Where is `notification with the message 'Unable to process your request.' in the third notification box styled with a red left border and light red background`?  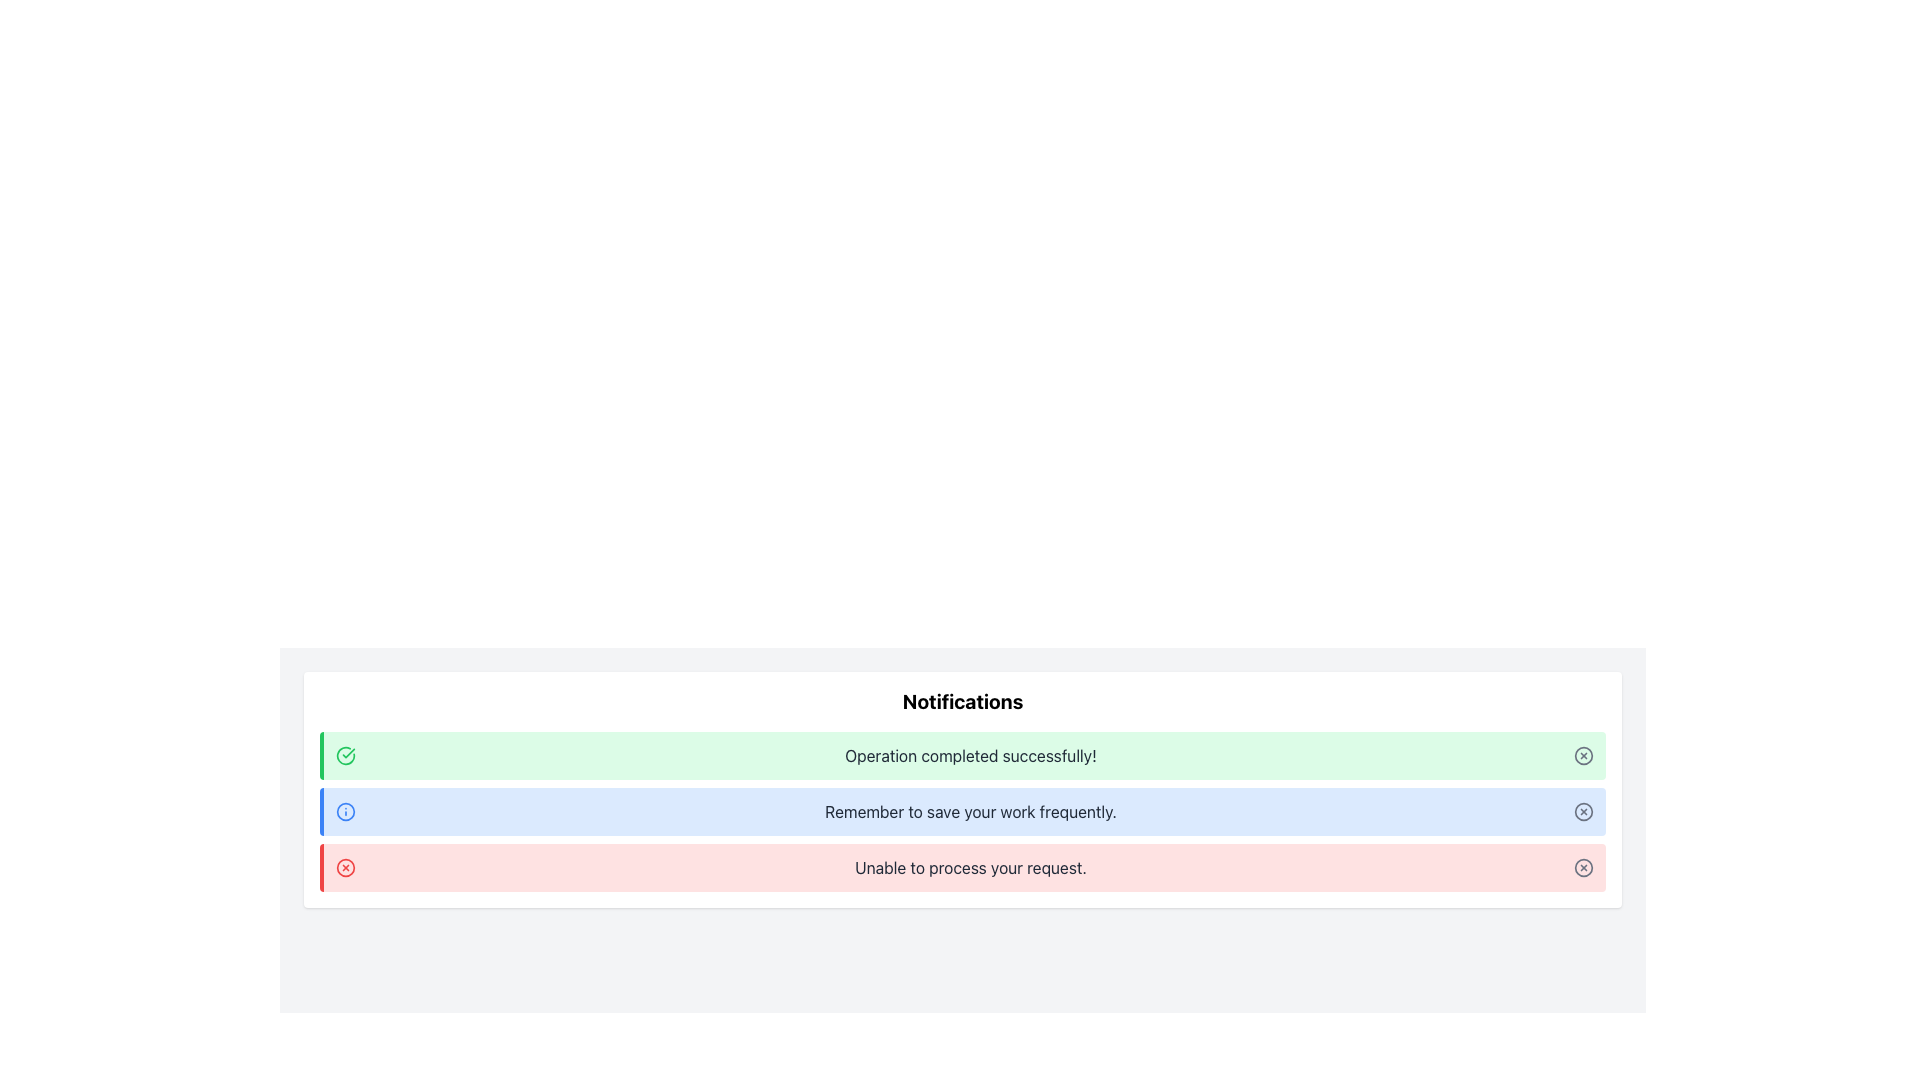 notification with the message 'Unable to process your request.' in the third notification box styled with a red left border and light red background is located at coordinates (963, 866).